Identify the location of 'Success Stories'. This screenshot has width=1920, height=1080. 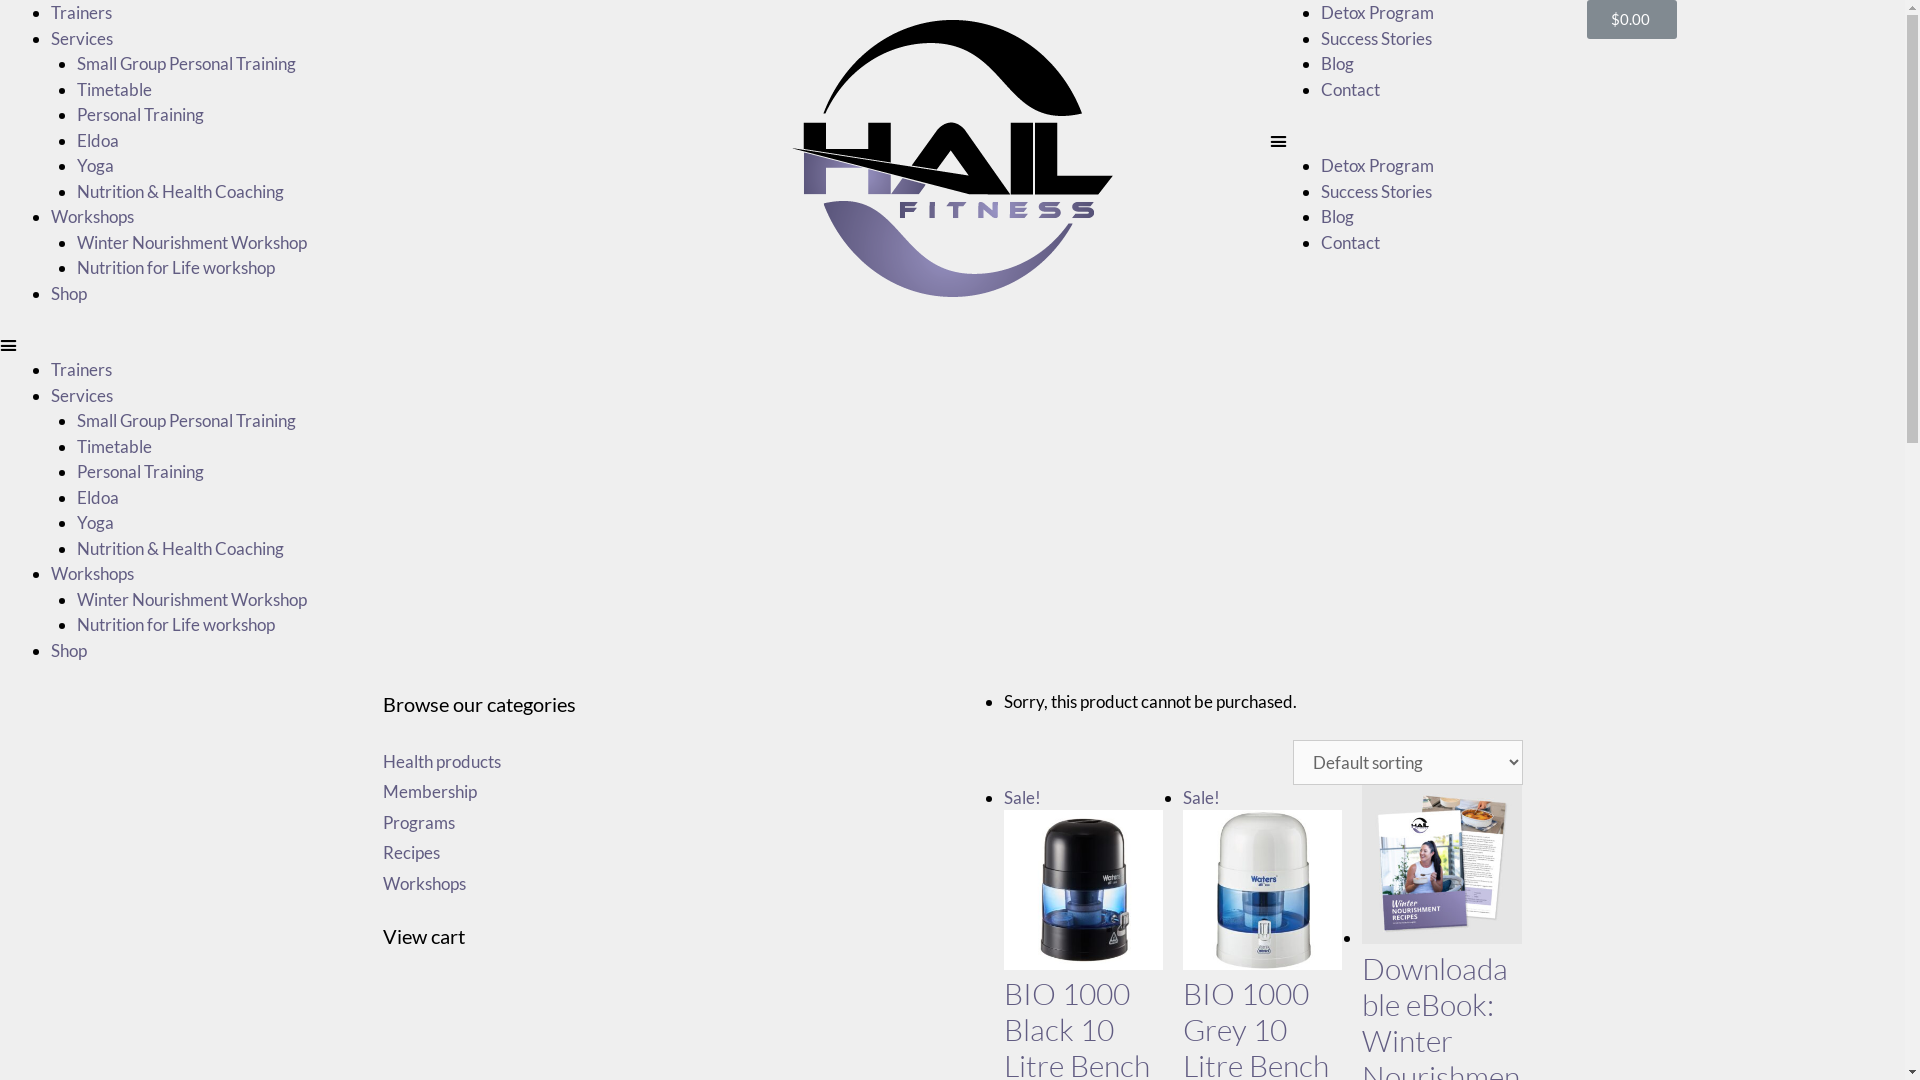
(1375, 190).